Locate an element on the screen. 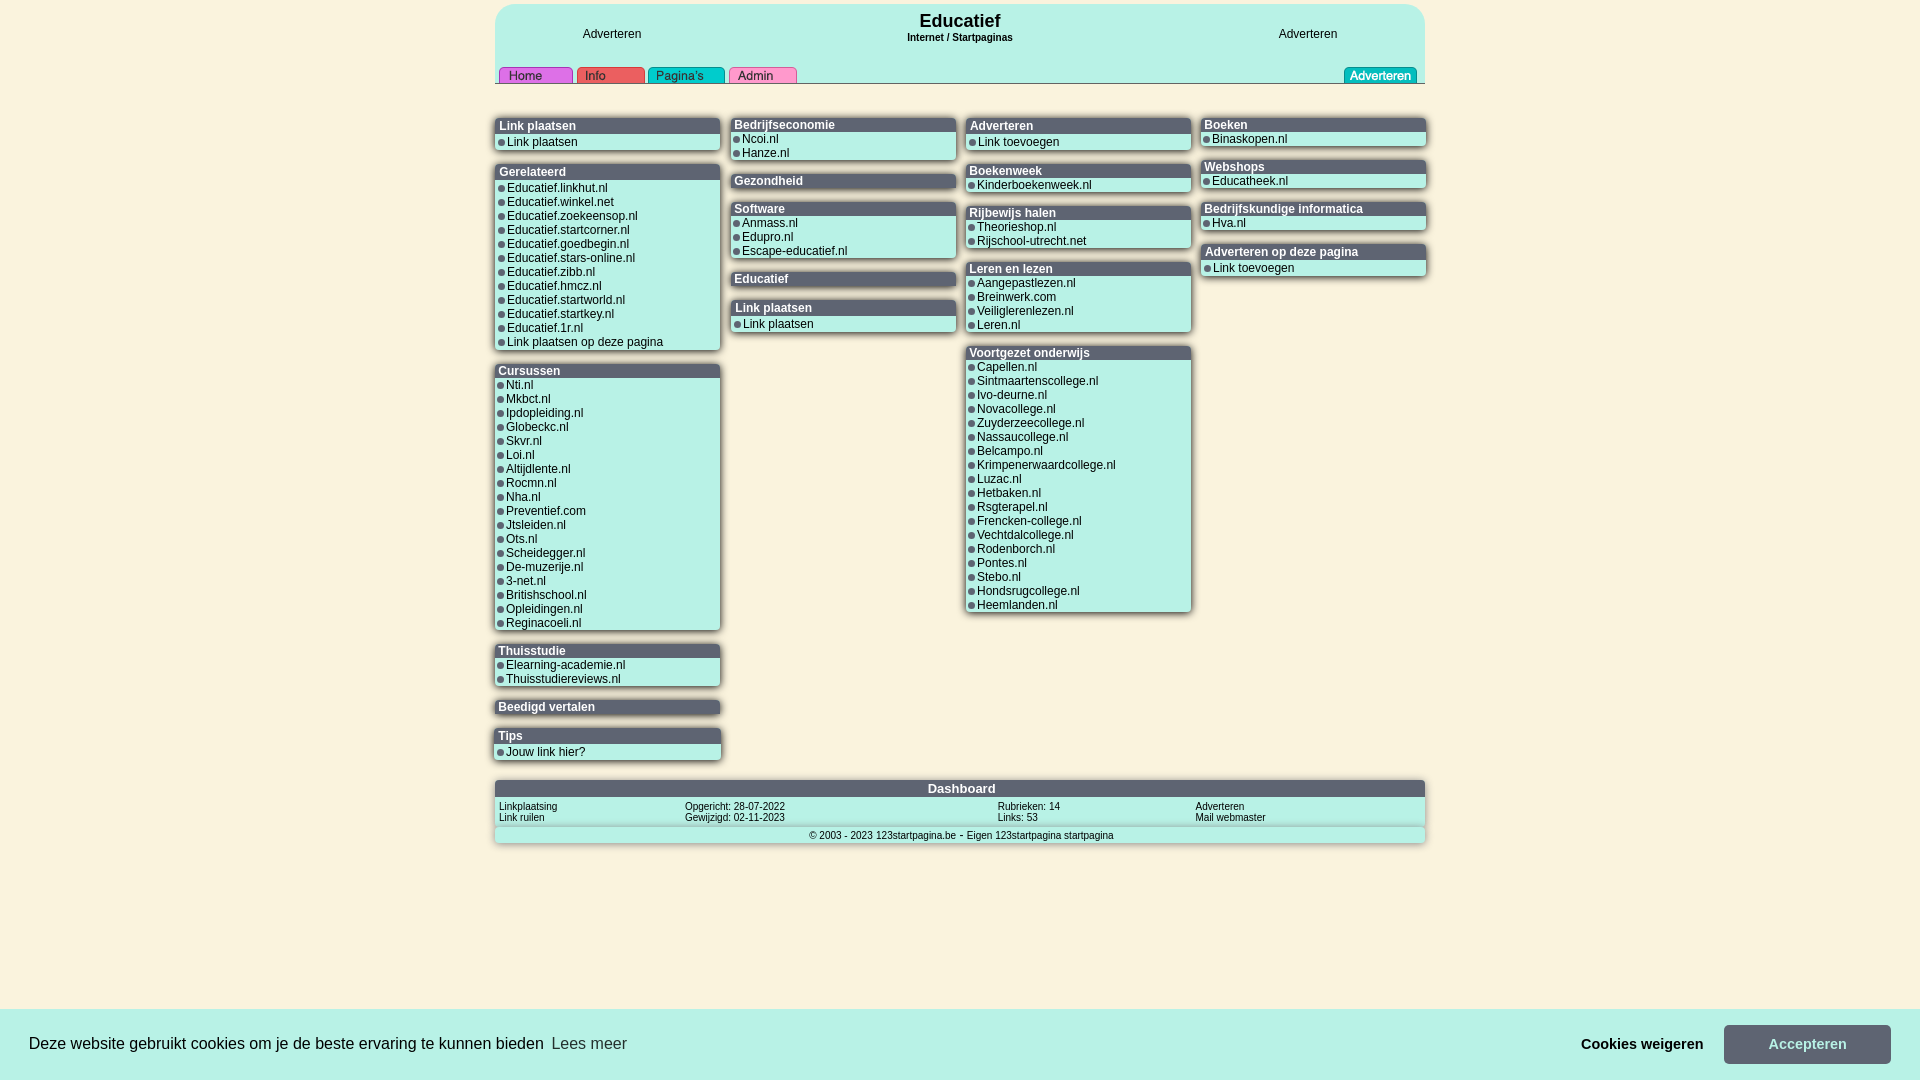 This screenshot has width=1920, height=1080. 'Loi.nl' is located at coordinates (505, 455).